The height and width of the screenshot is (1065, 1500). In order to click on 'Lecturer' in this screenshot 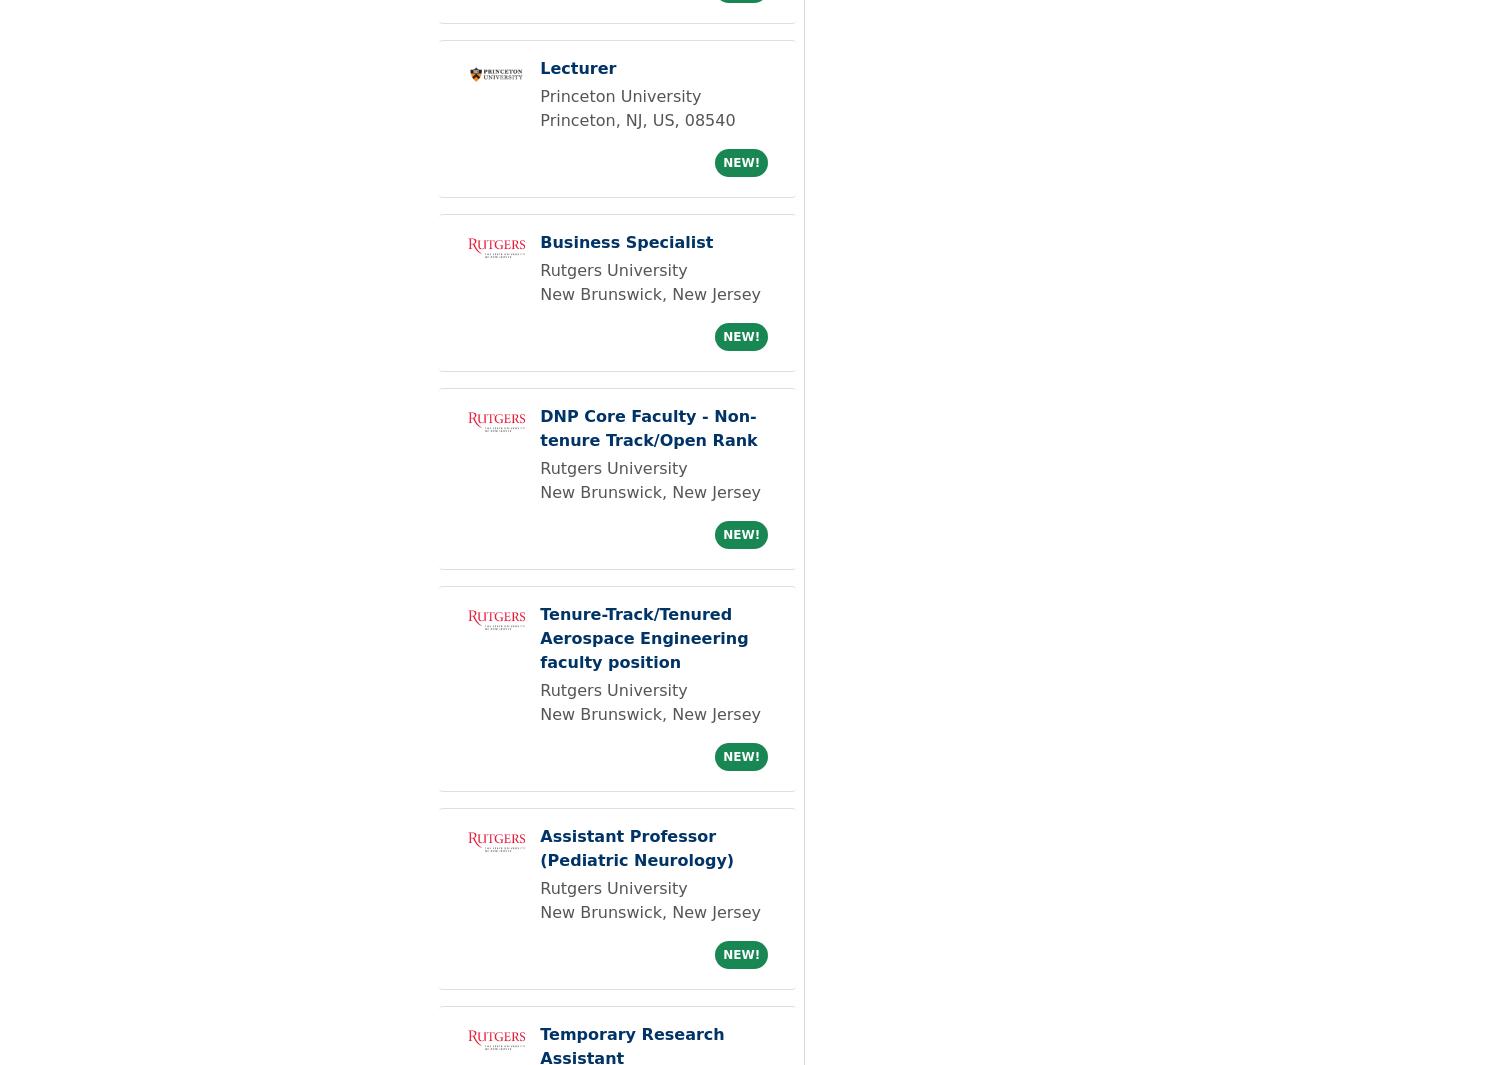, I will do `click(576, 67)`.